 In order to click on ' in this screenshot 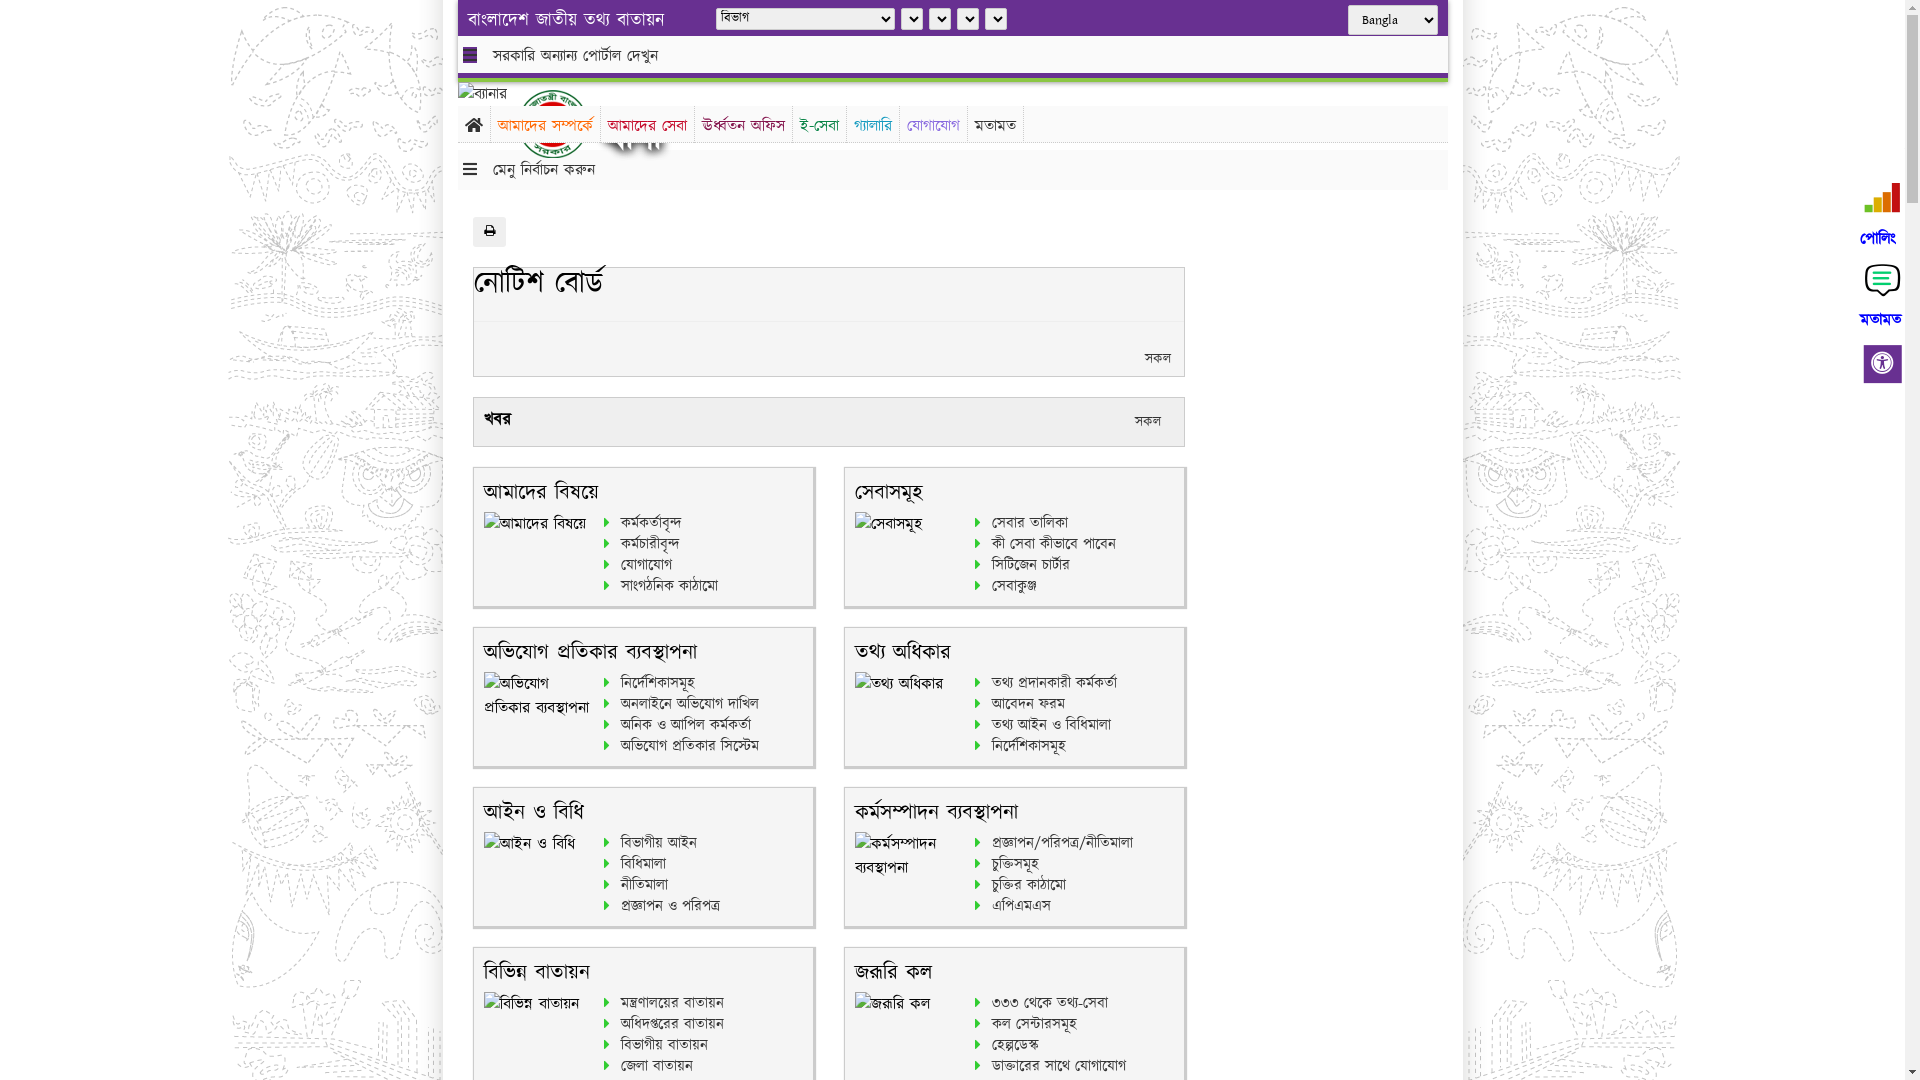, I will do `click(567, 123)`.